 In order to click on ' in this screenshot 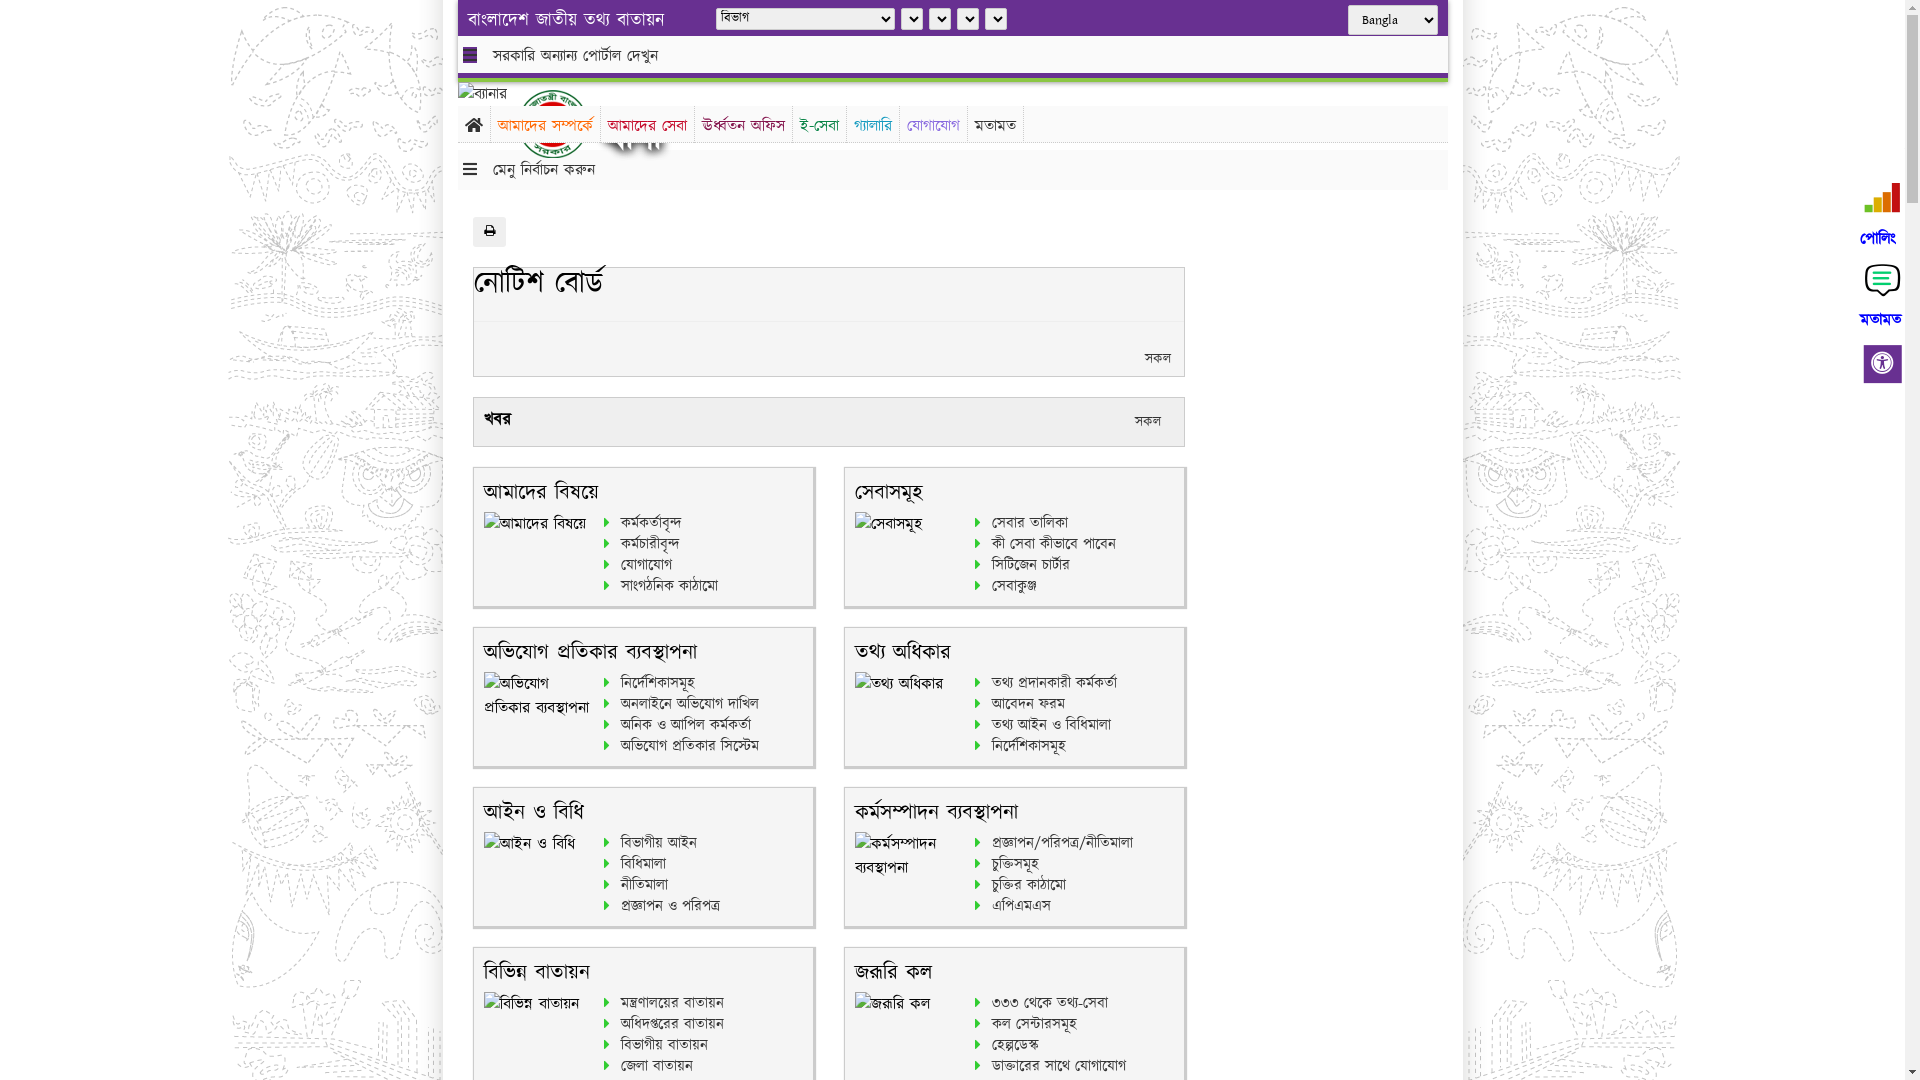, I will do `click(567, 123)`.